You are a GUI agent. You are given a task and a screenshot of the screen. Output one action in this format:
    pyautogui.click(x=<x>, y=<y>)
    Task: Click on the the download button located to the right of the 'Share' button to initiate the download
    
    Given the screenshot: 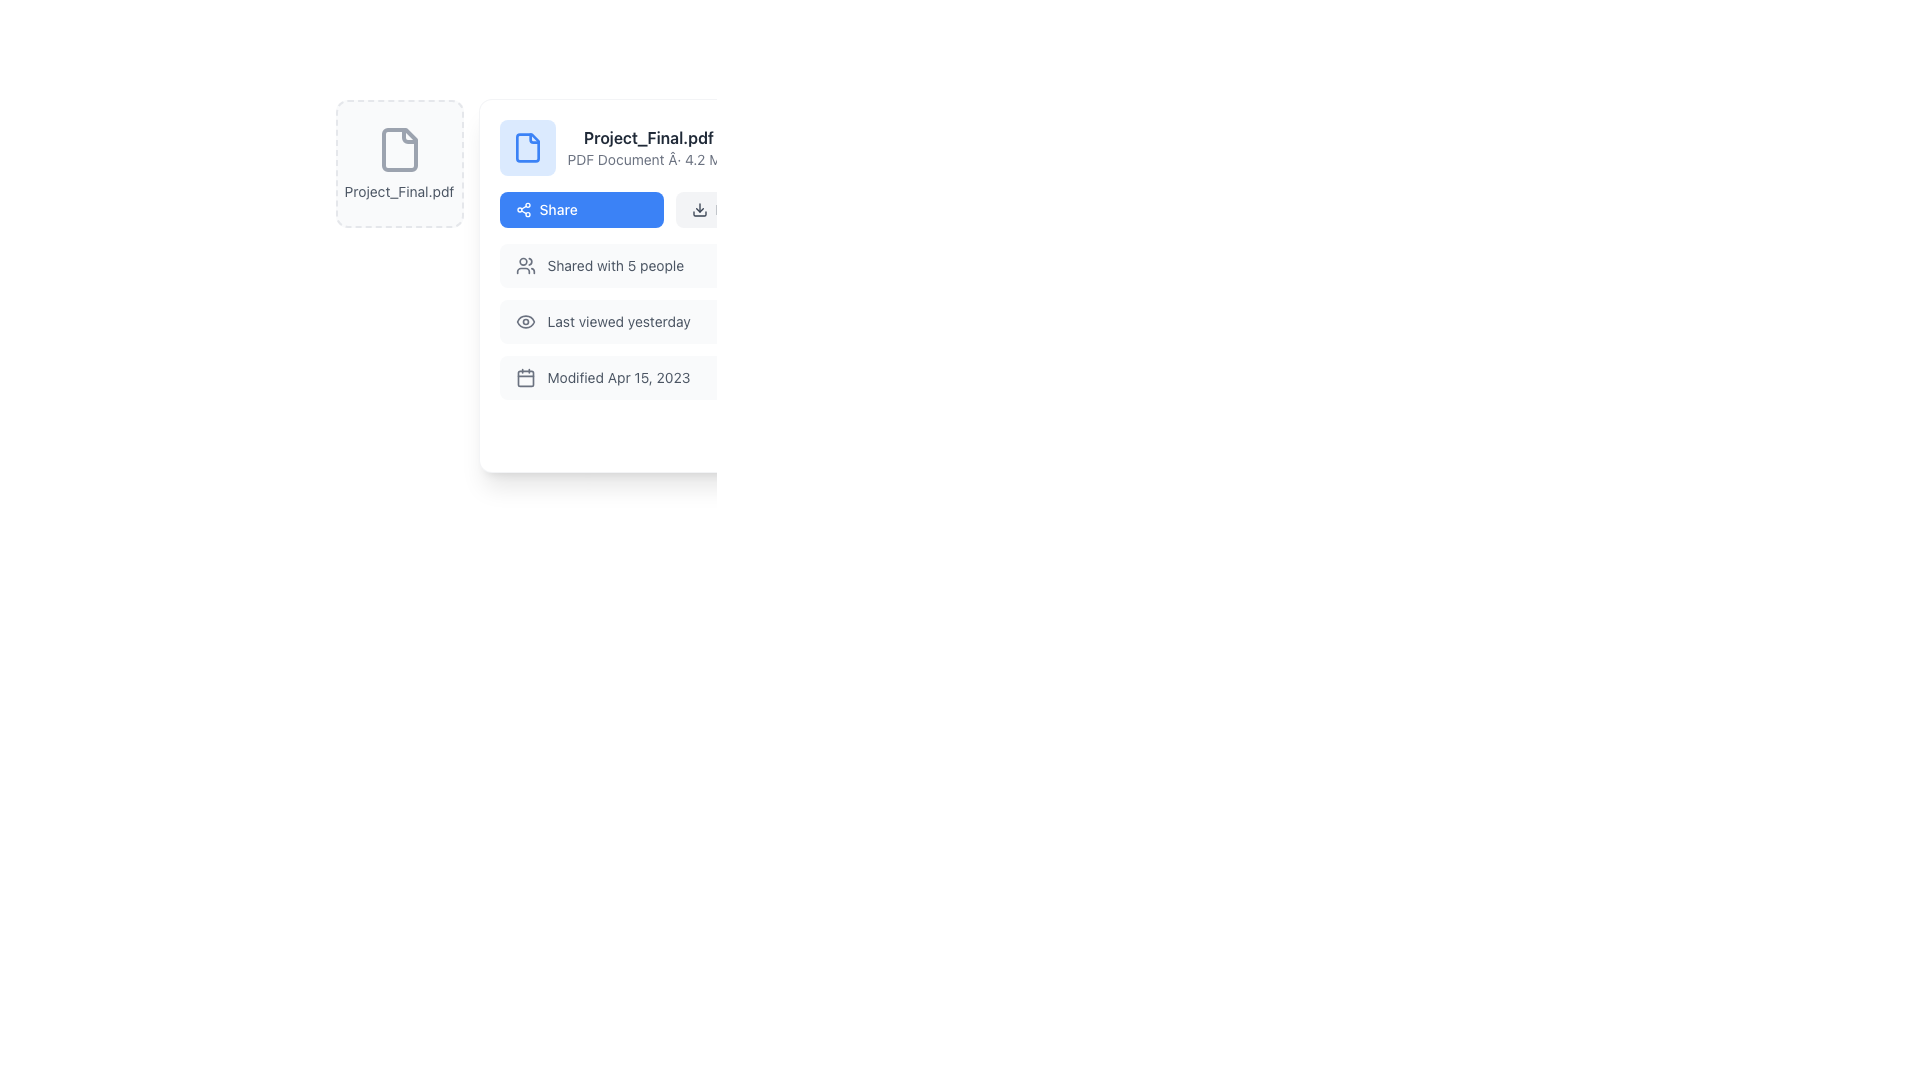 What is the action you would take?
    pyautogui.click(x=756, y=209)
    